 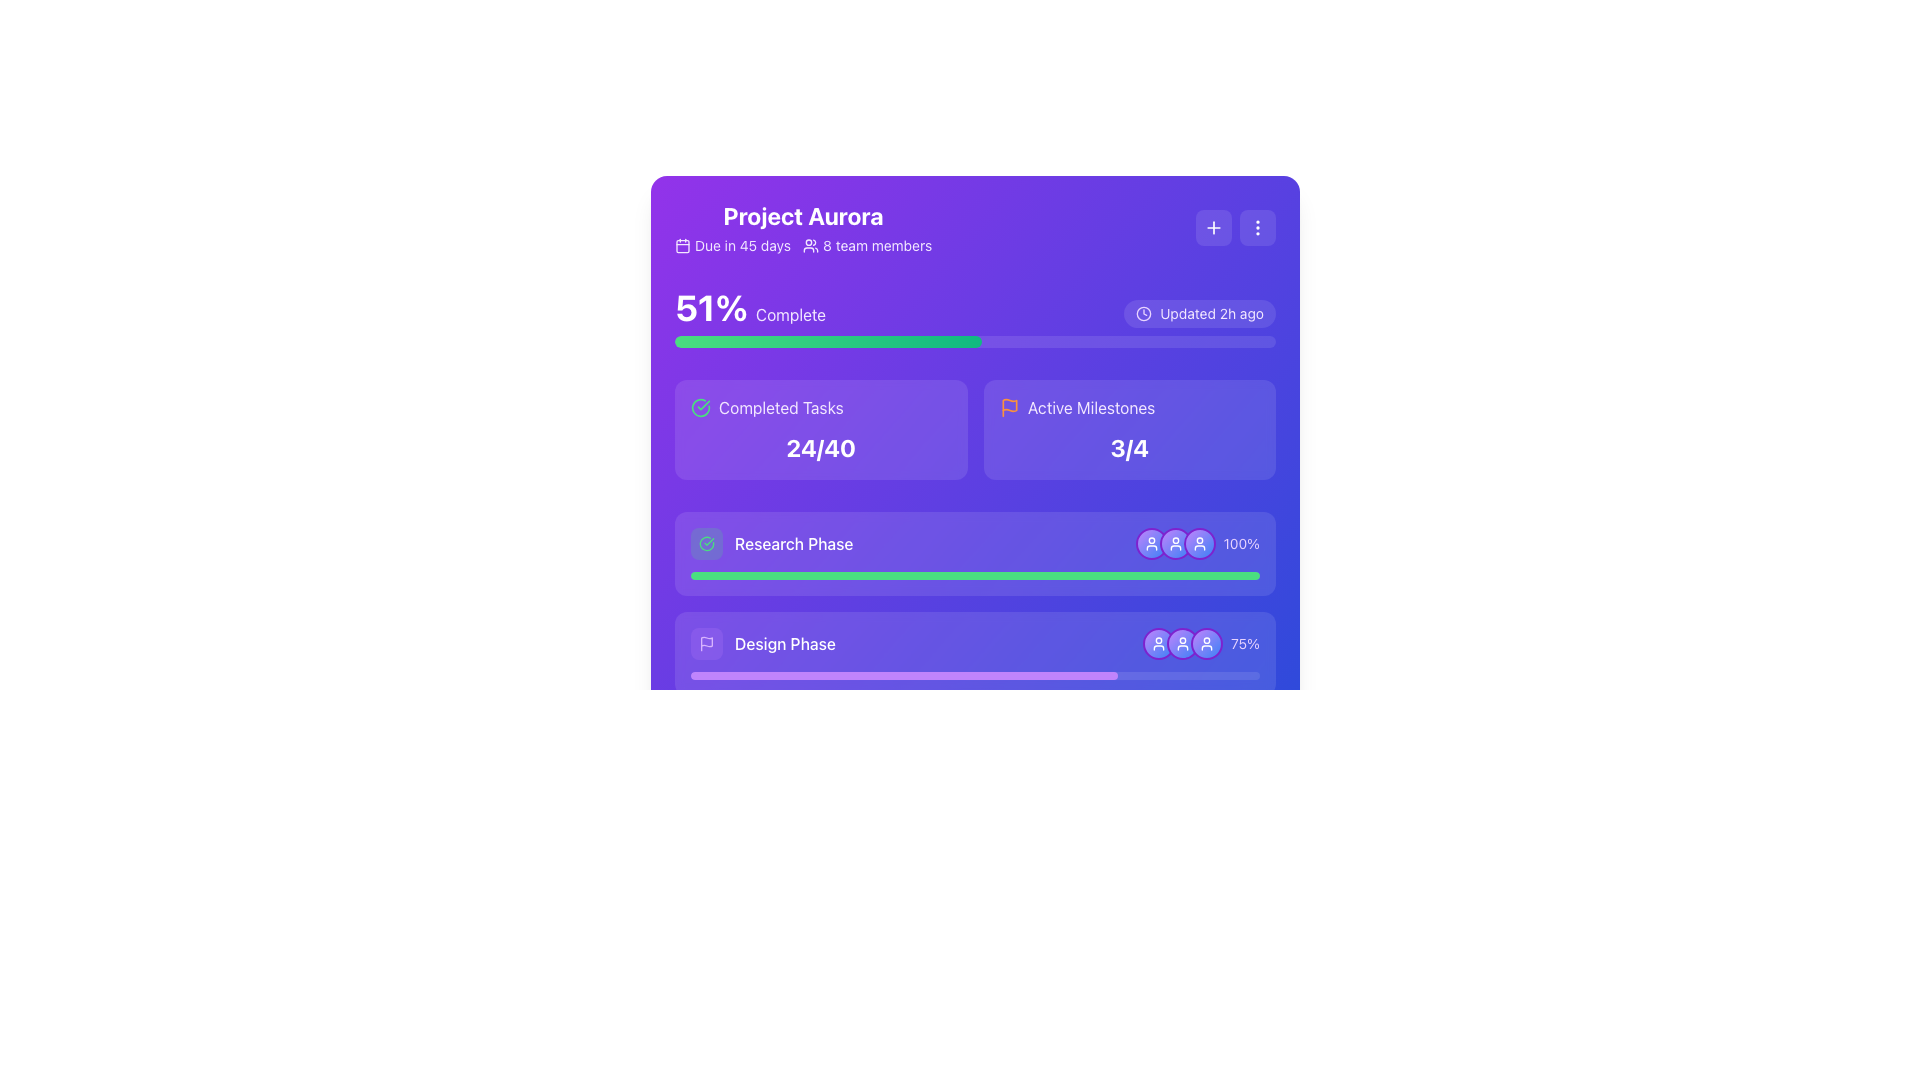 What do you see at coordinates (732, 245) in the screenshot?
I see `the time remaining indicator located just below the 'Project Aurora' header and to the left of the '8 team members' text` at bounding box center [732, 245].